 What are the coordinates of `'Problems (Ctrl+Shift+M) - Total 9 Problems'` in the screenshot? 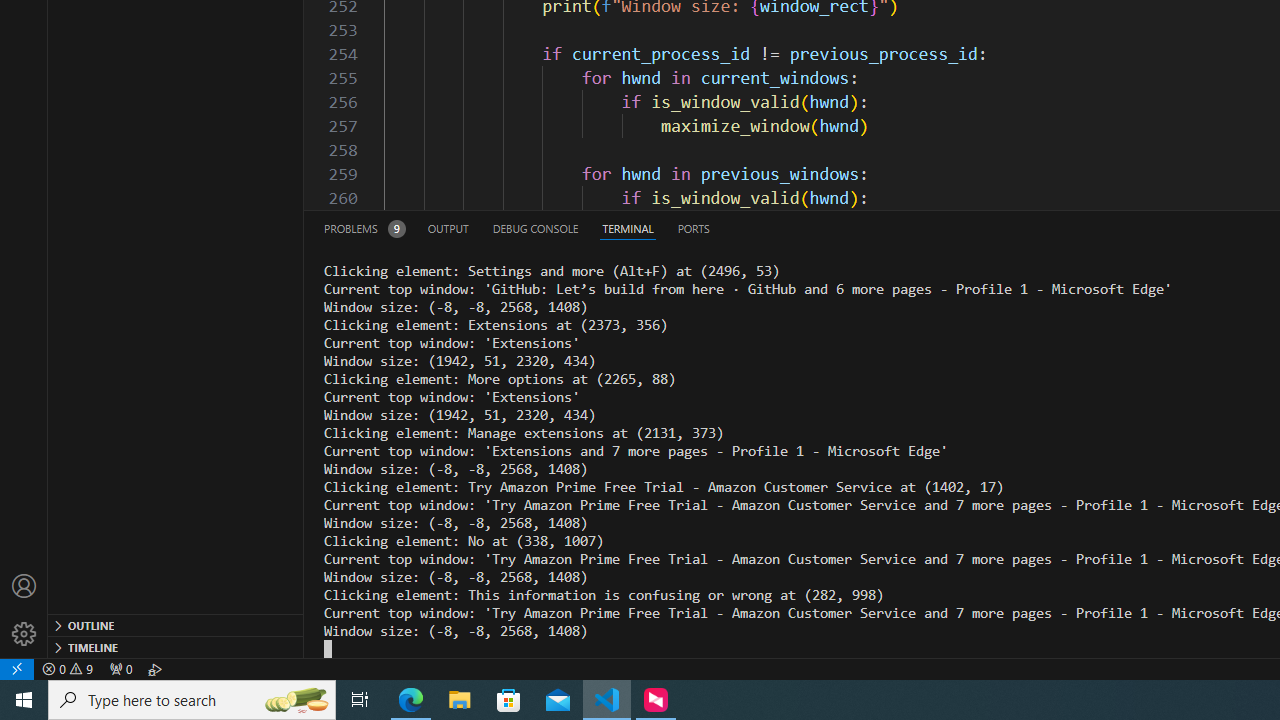 It's located at (364, 227).